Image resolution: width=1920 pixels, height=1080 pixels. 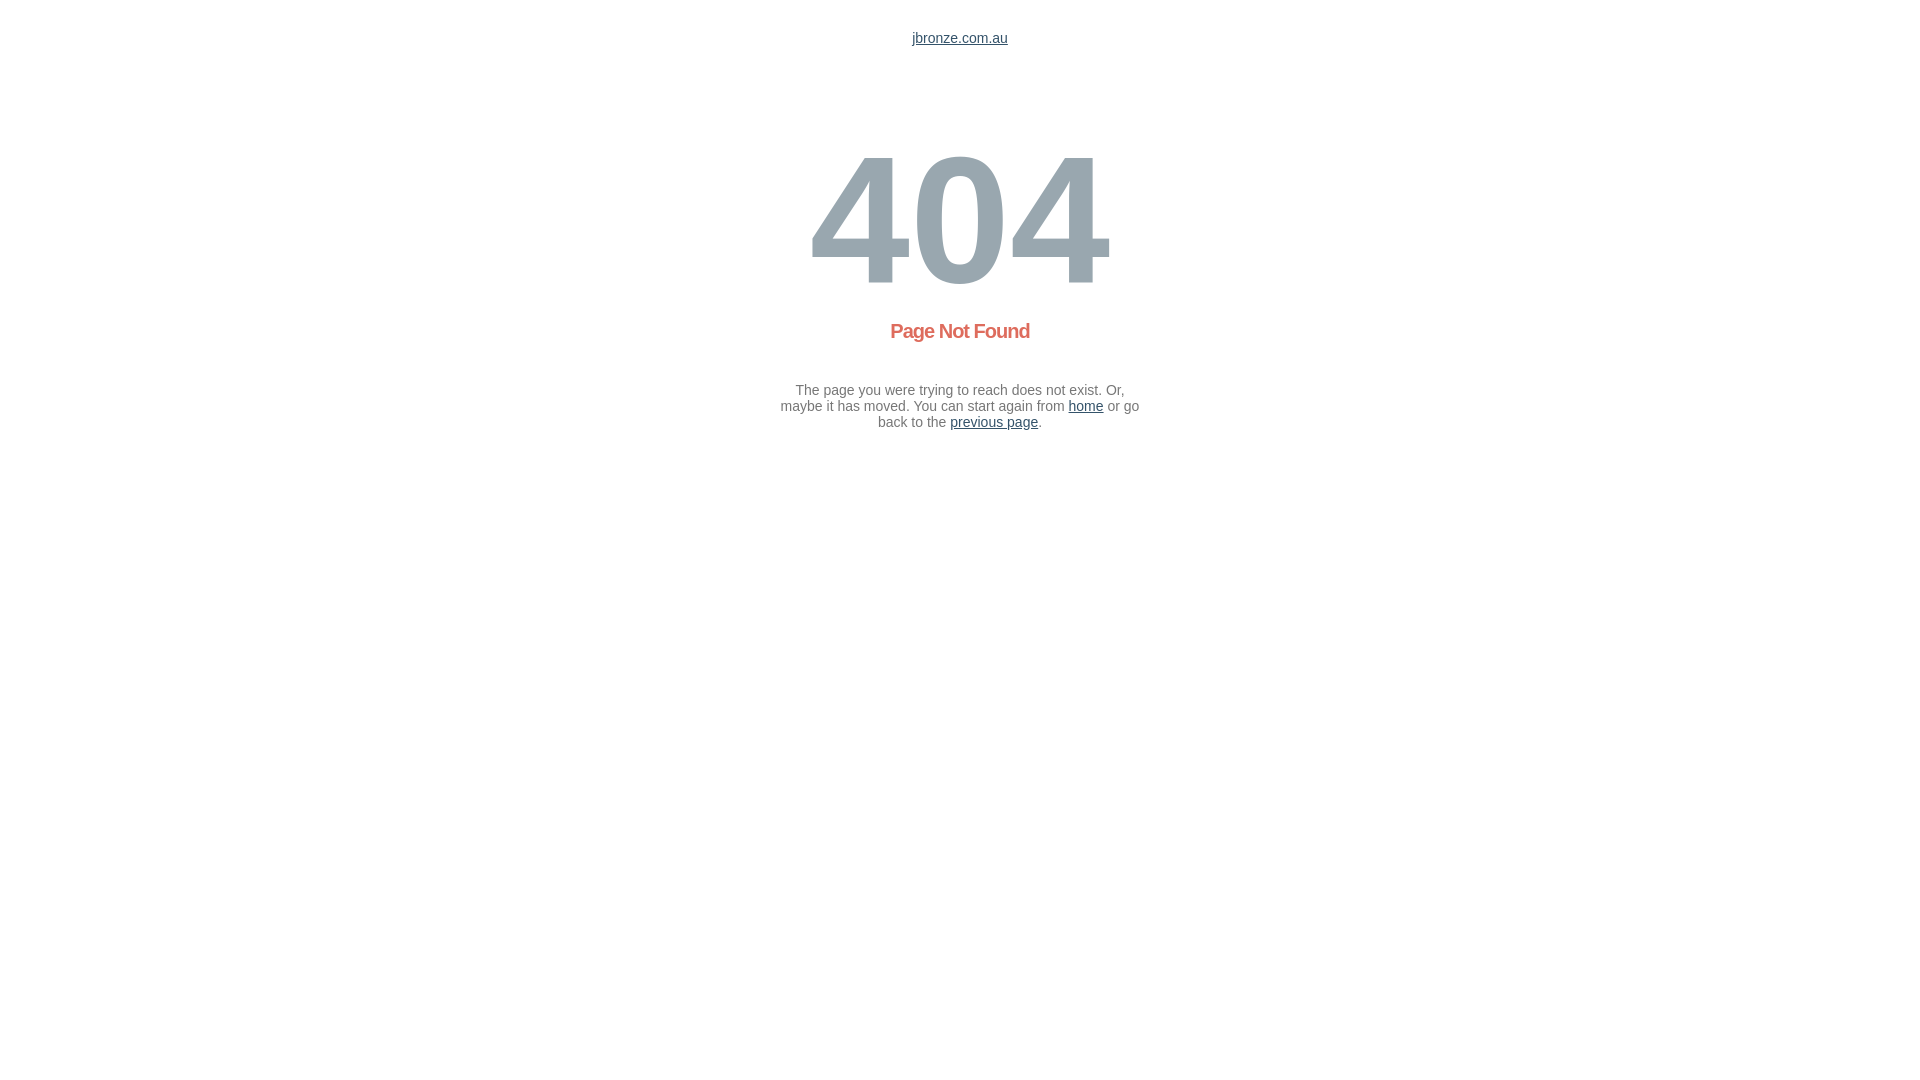 I want to click on 'jbronze.com.au', so click(x=960, y=38).